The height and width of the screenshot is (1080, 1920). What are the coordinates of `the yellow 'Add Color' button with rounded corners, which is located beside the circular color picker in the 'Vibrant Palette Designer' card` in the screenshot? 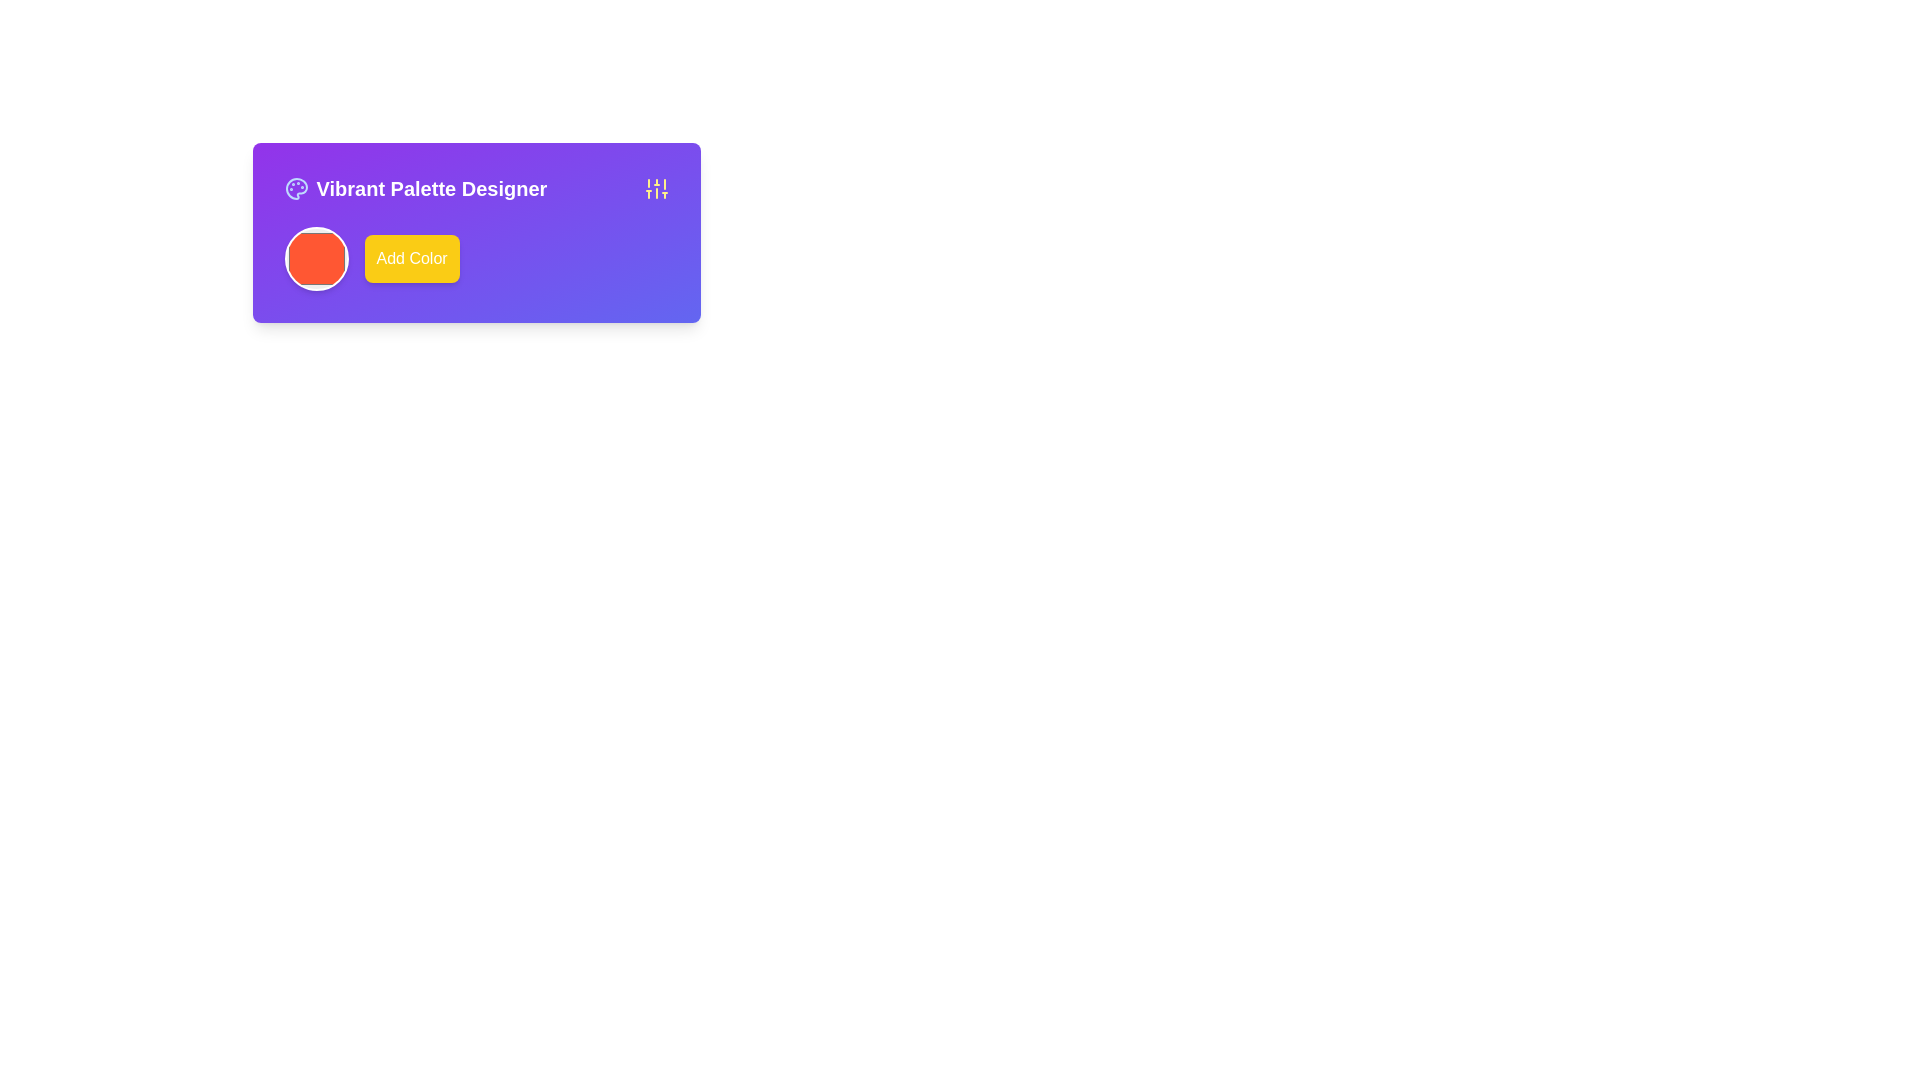 It's located at (475, 257).